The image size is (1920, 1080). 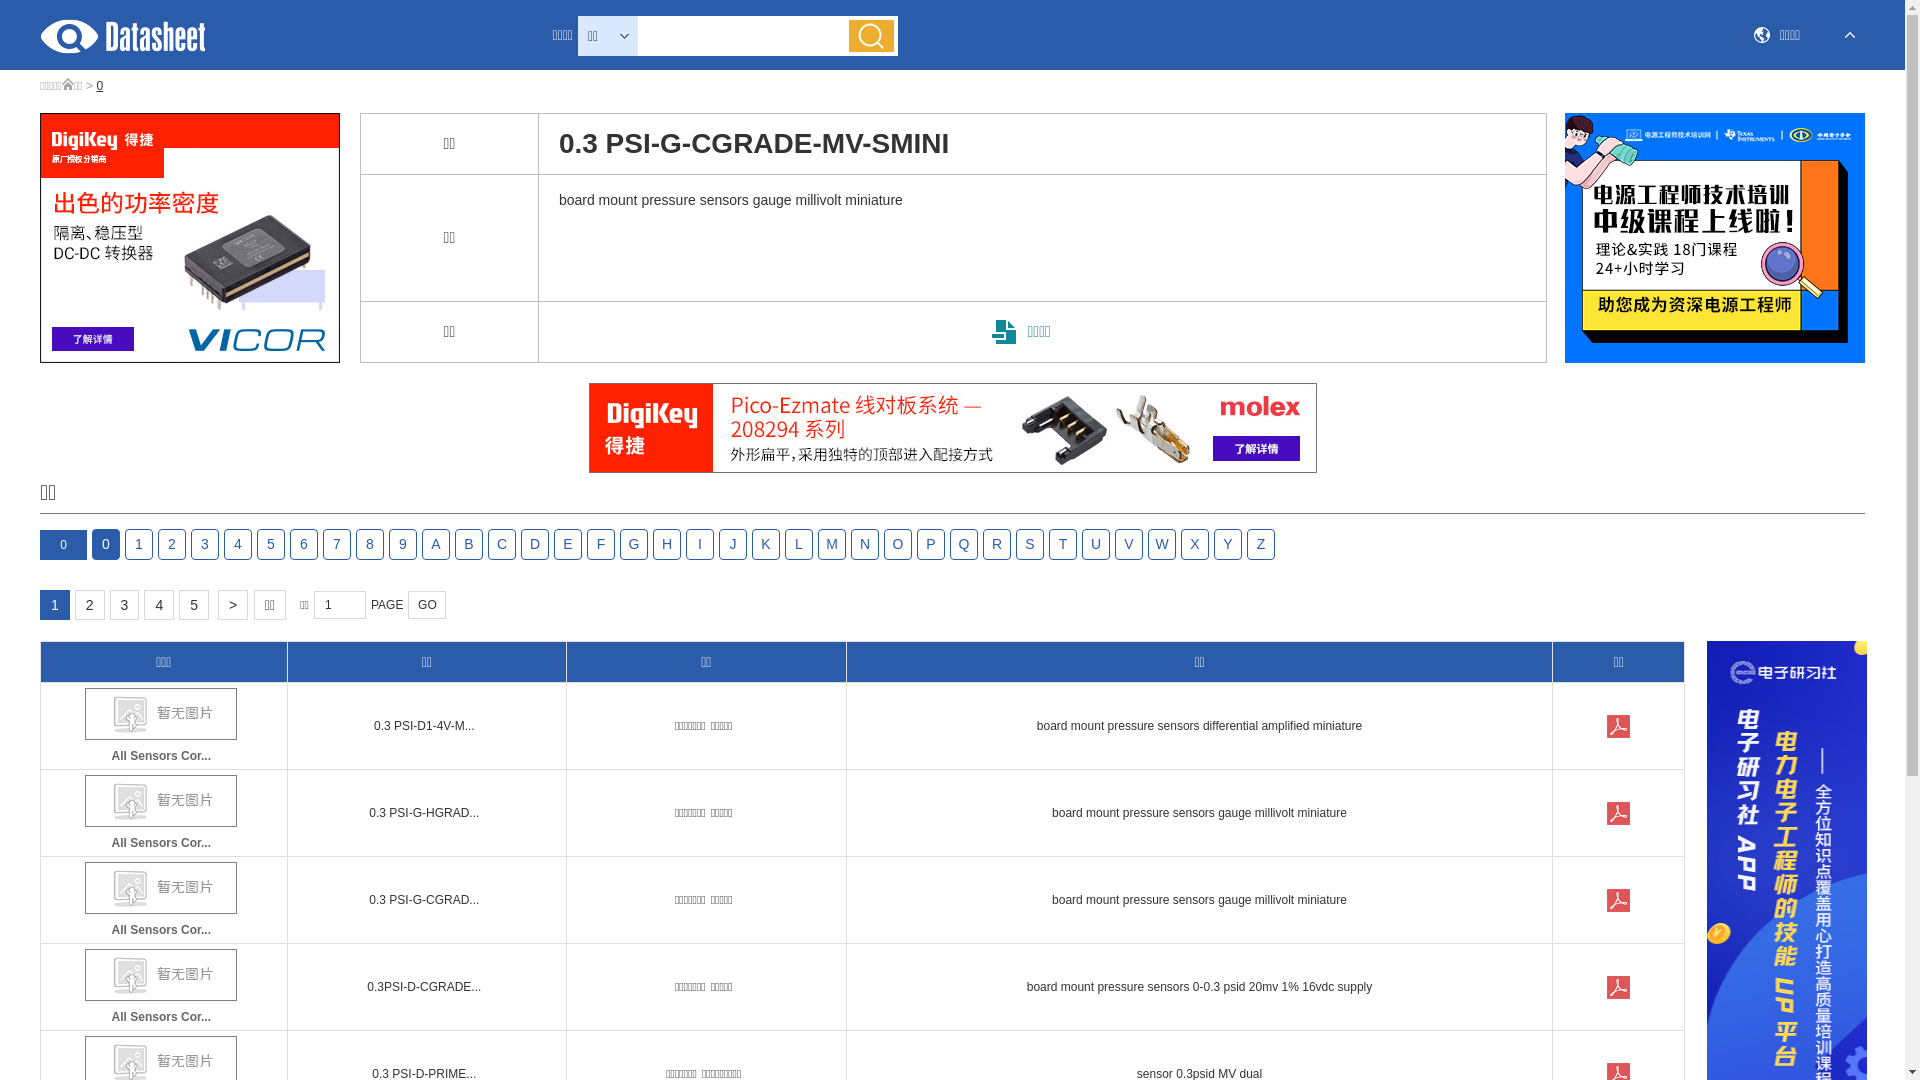 I want to click on 'All Sensors Cor...', so click(x=161, y=988).